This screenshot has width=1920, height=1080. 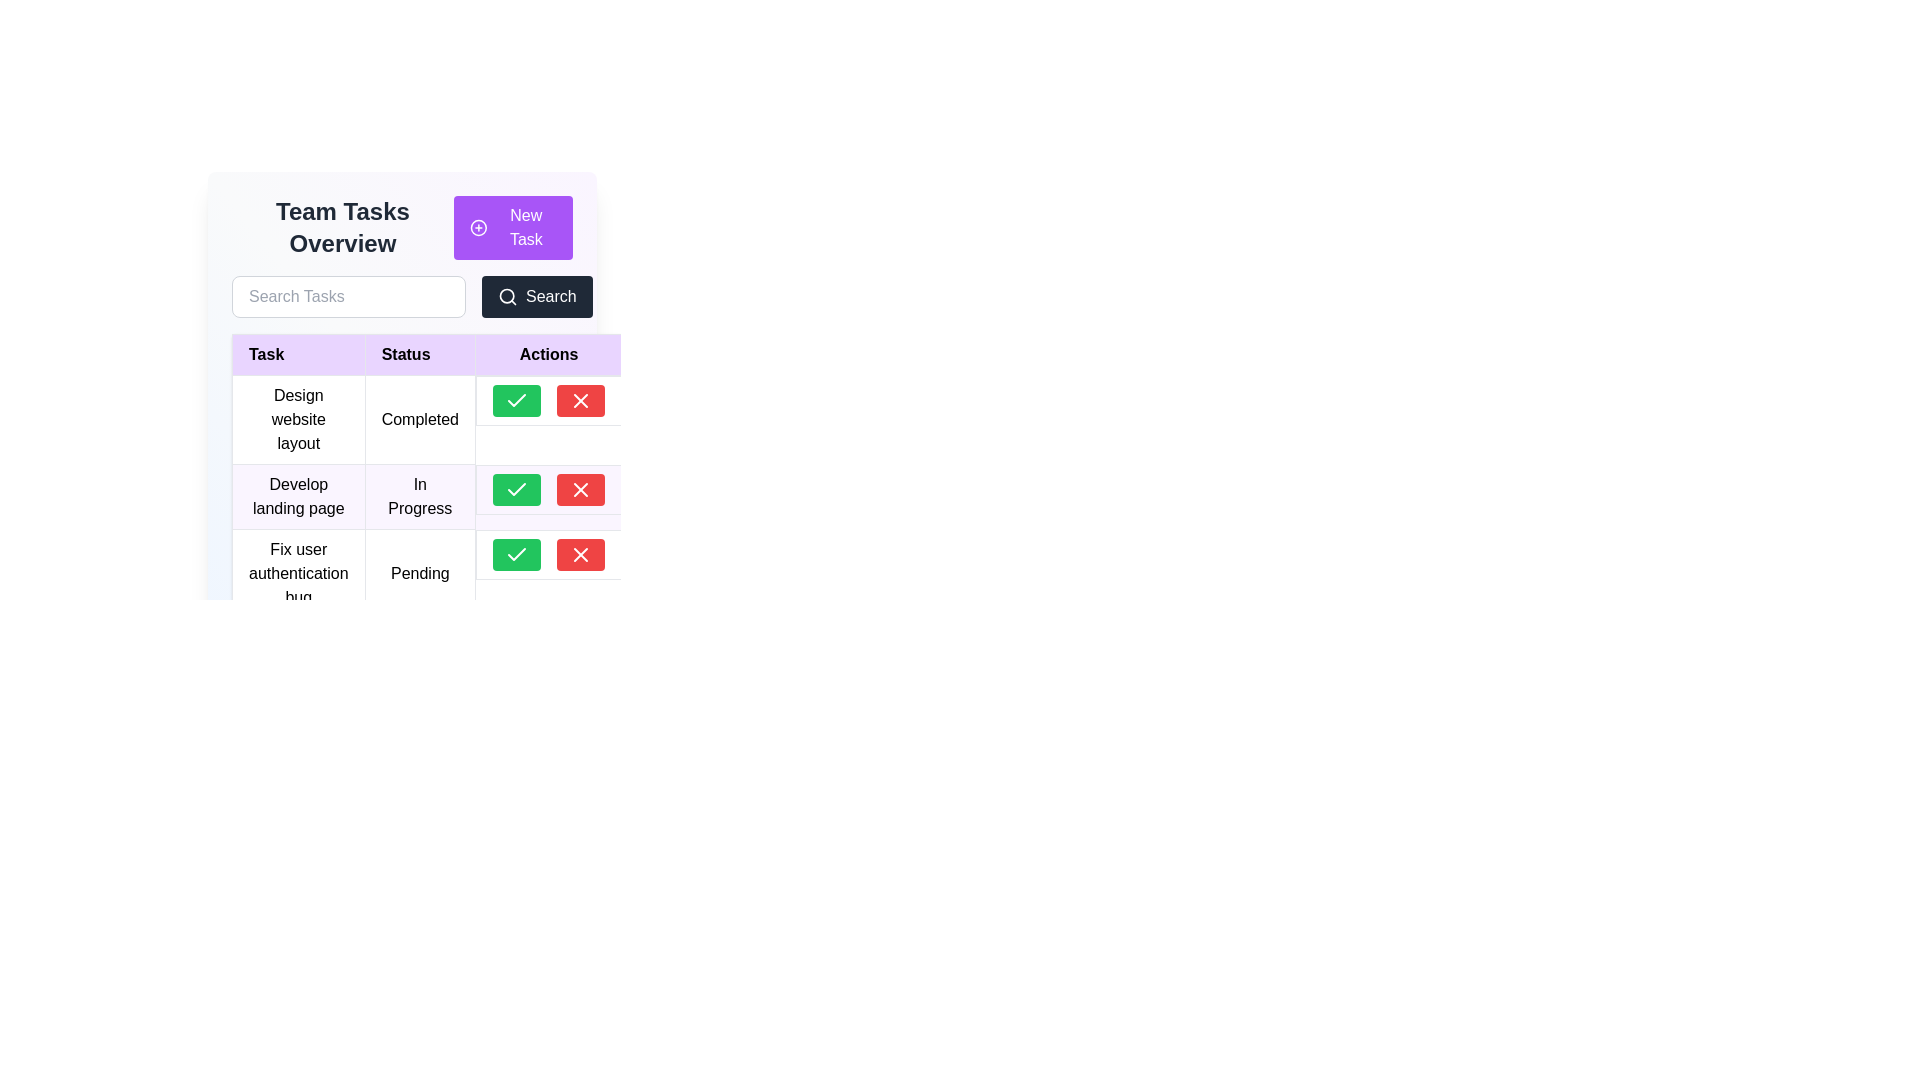 I want to click on the state of the checkmark icon within the green button in the 'Actions' column corresponding to the task titled 'Design website layout.', so click(x=517, y=400).